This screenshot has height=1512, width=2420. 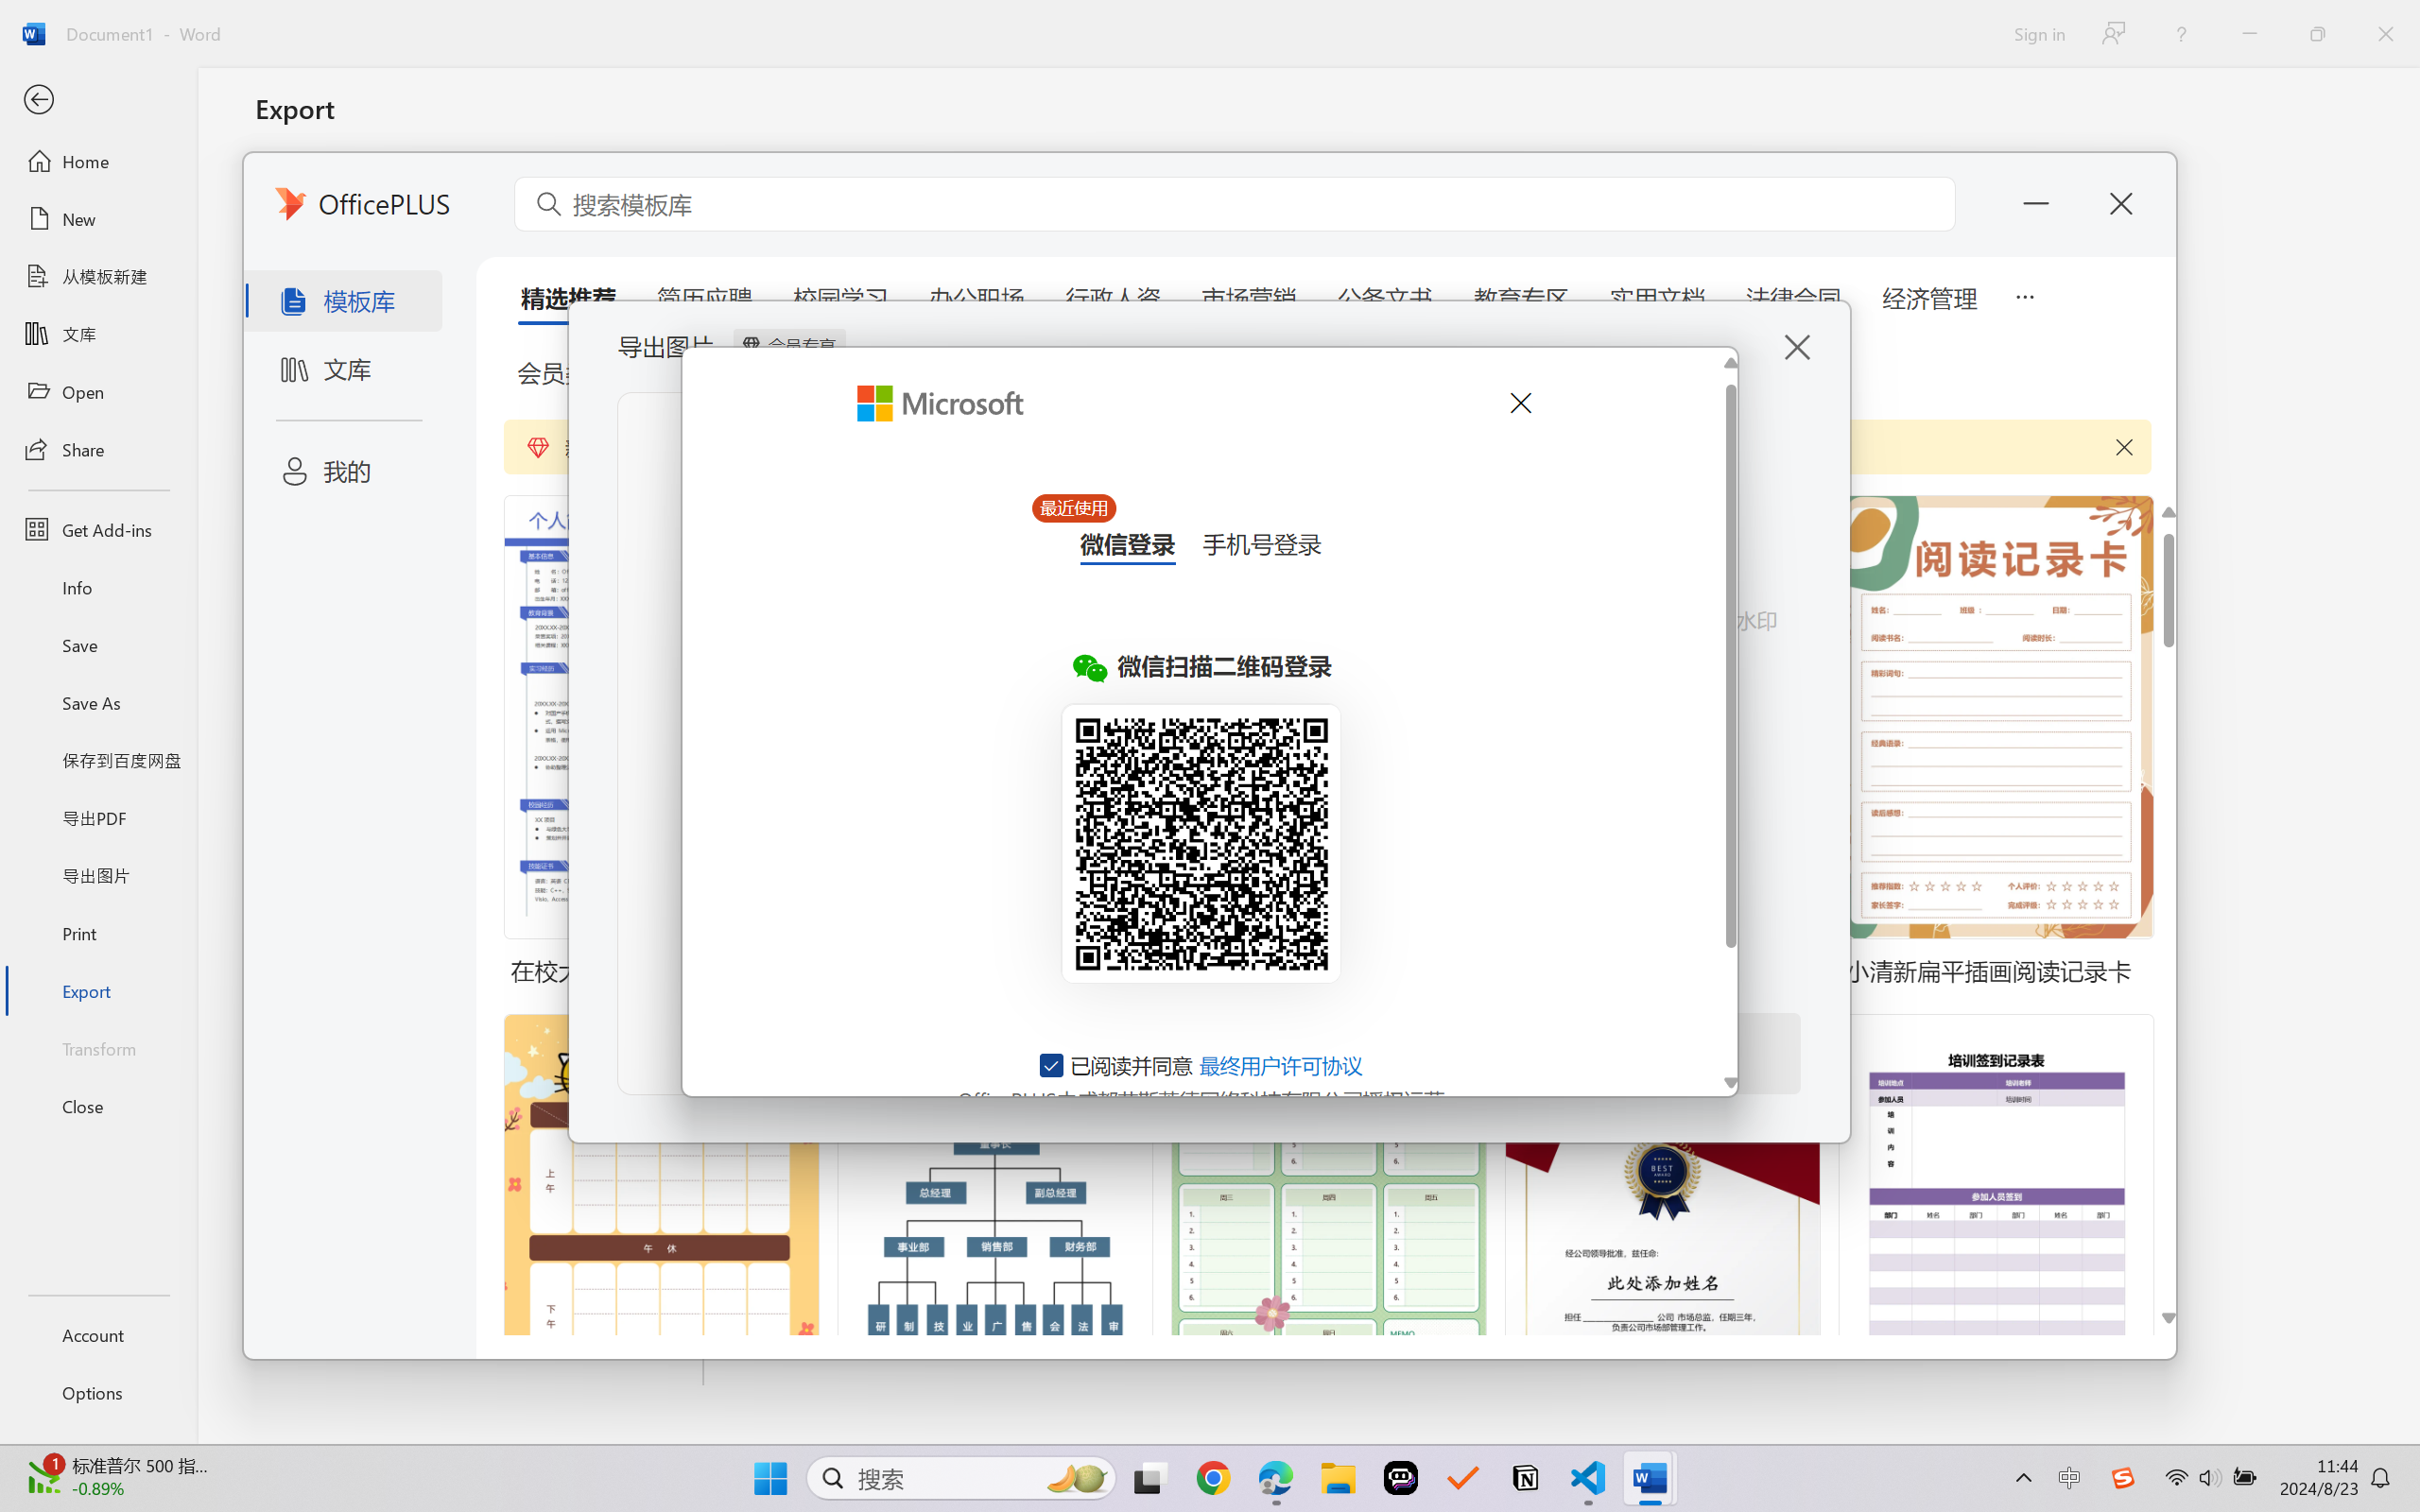 What do you see at coordinates (97, 1391) in the screenshot?
I see `'Options'` at bounding box center [97, 1391].